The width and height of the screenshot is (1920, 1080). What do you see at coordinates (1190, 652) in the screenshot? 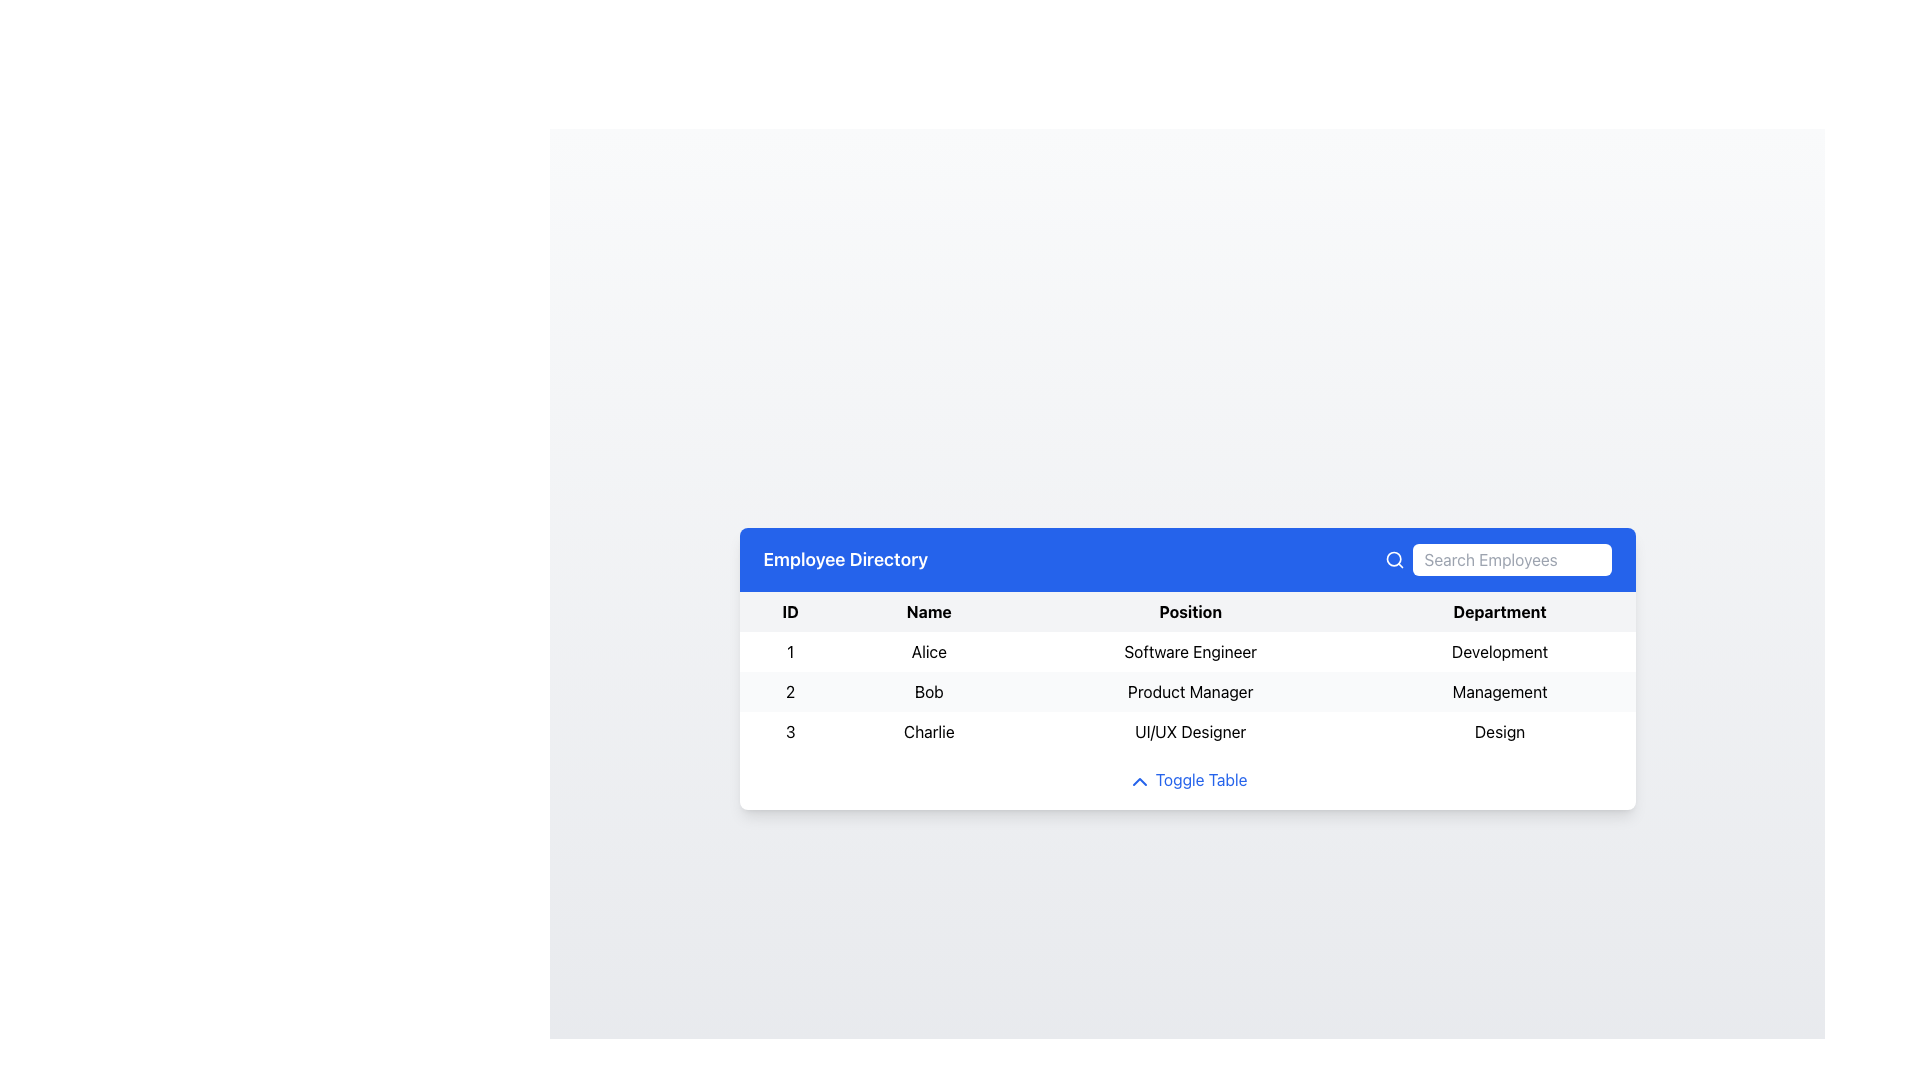
I see `the Static Text element displaying 'Software Engineer' in the first row of the table under the 'Position' column` at bounding box center [1190, 652].